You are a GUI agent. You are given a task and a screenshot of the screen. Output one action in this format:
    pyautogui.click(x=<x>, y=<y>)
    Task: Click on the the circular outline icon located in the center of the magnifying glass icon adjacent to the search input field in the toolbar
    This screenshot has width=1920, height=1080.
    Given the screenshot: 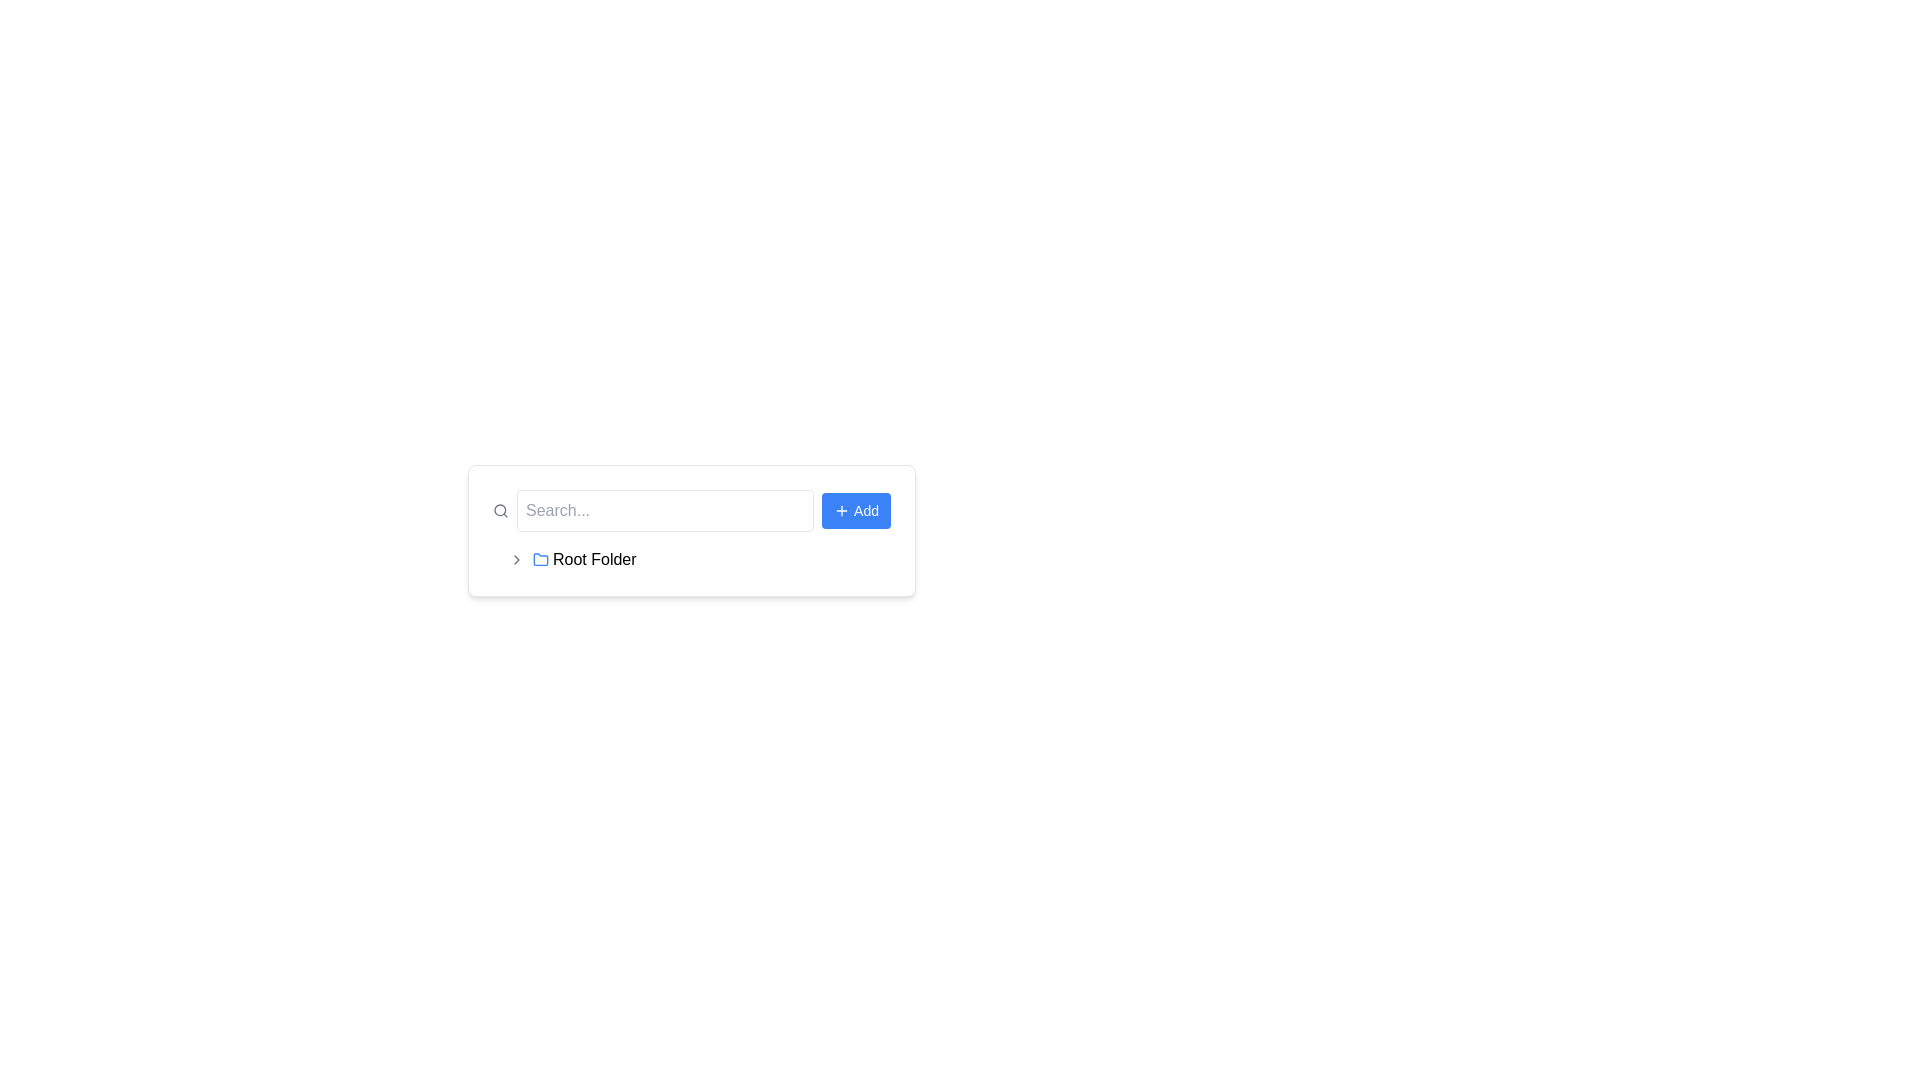 What is the action you would take?
    pyautogui.click(x=500, y=509)
    